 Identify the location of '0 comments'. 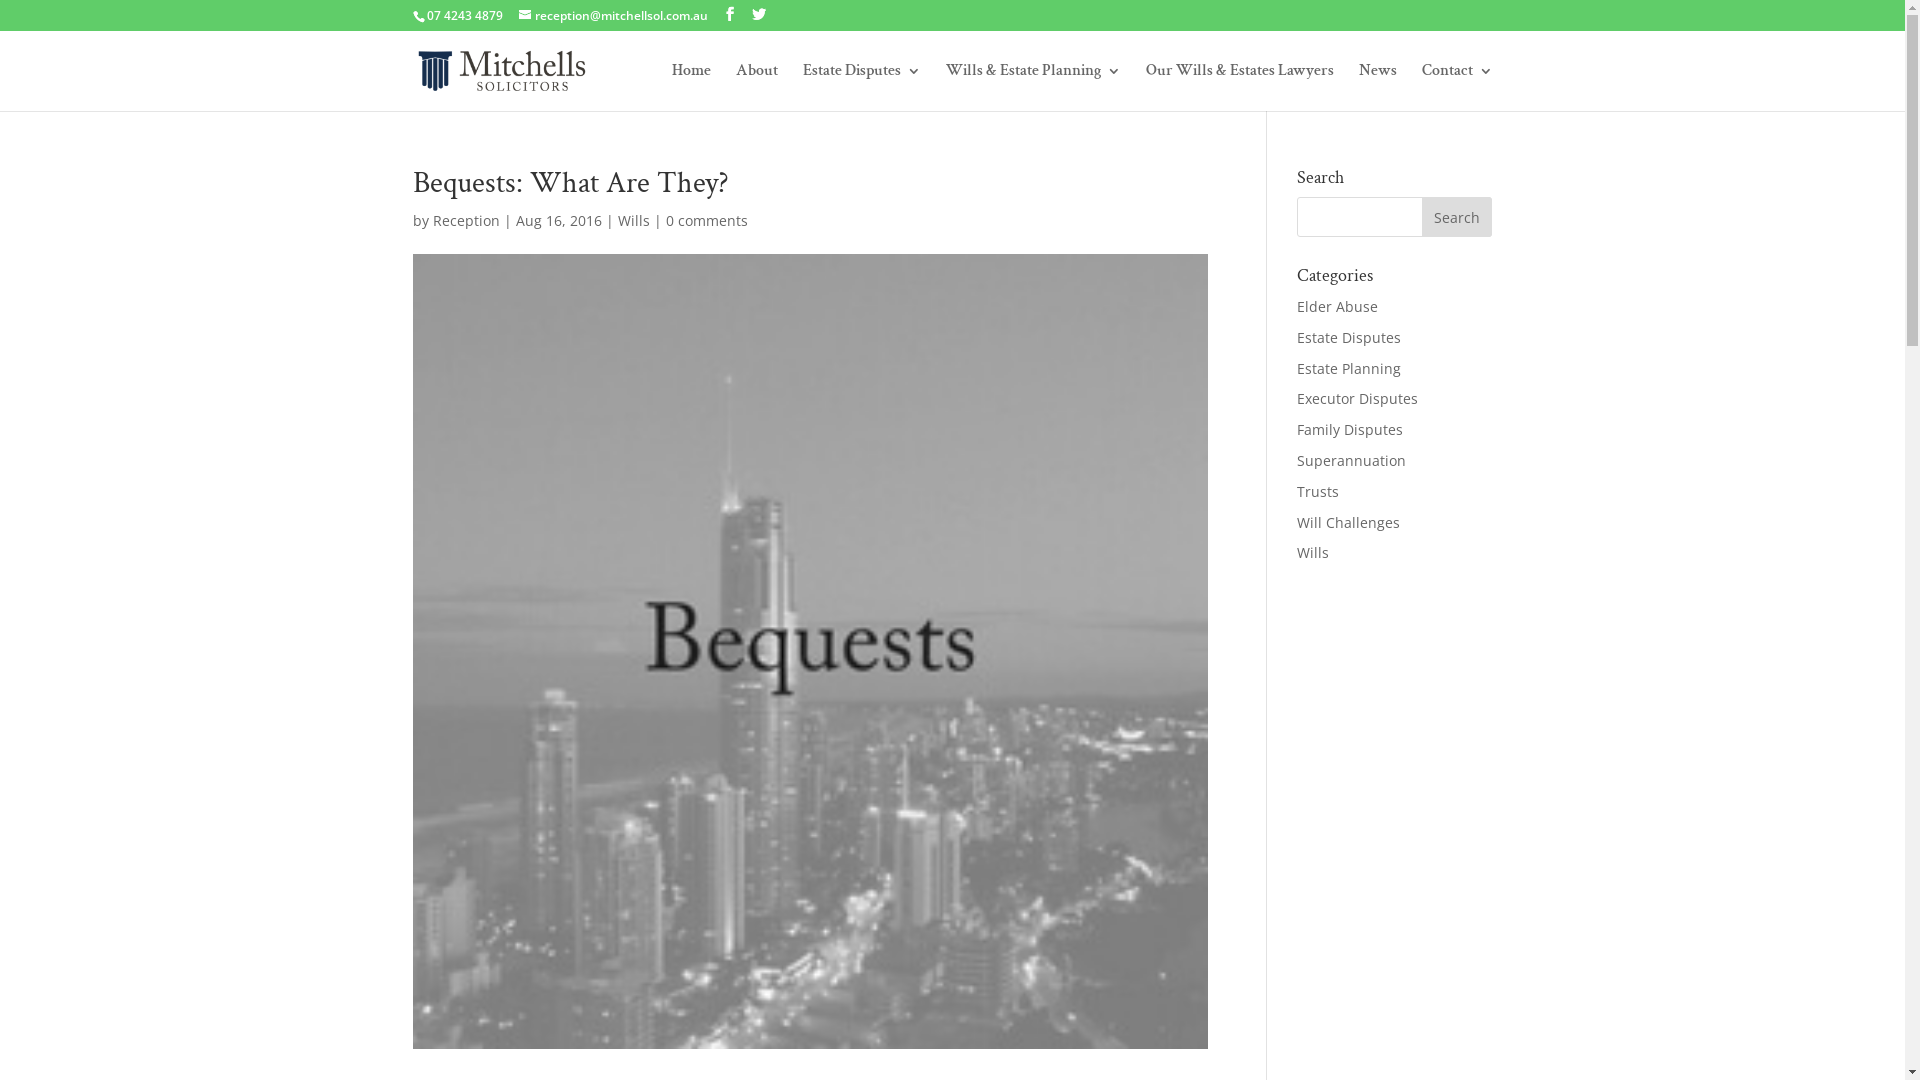
(706, 220).